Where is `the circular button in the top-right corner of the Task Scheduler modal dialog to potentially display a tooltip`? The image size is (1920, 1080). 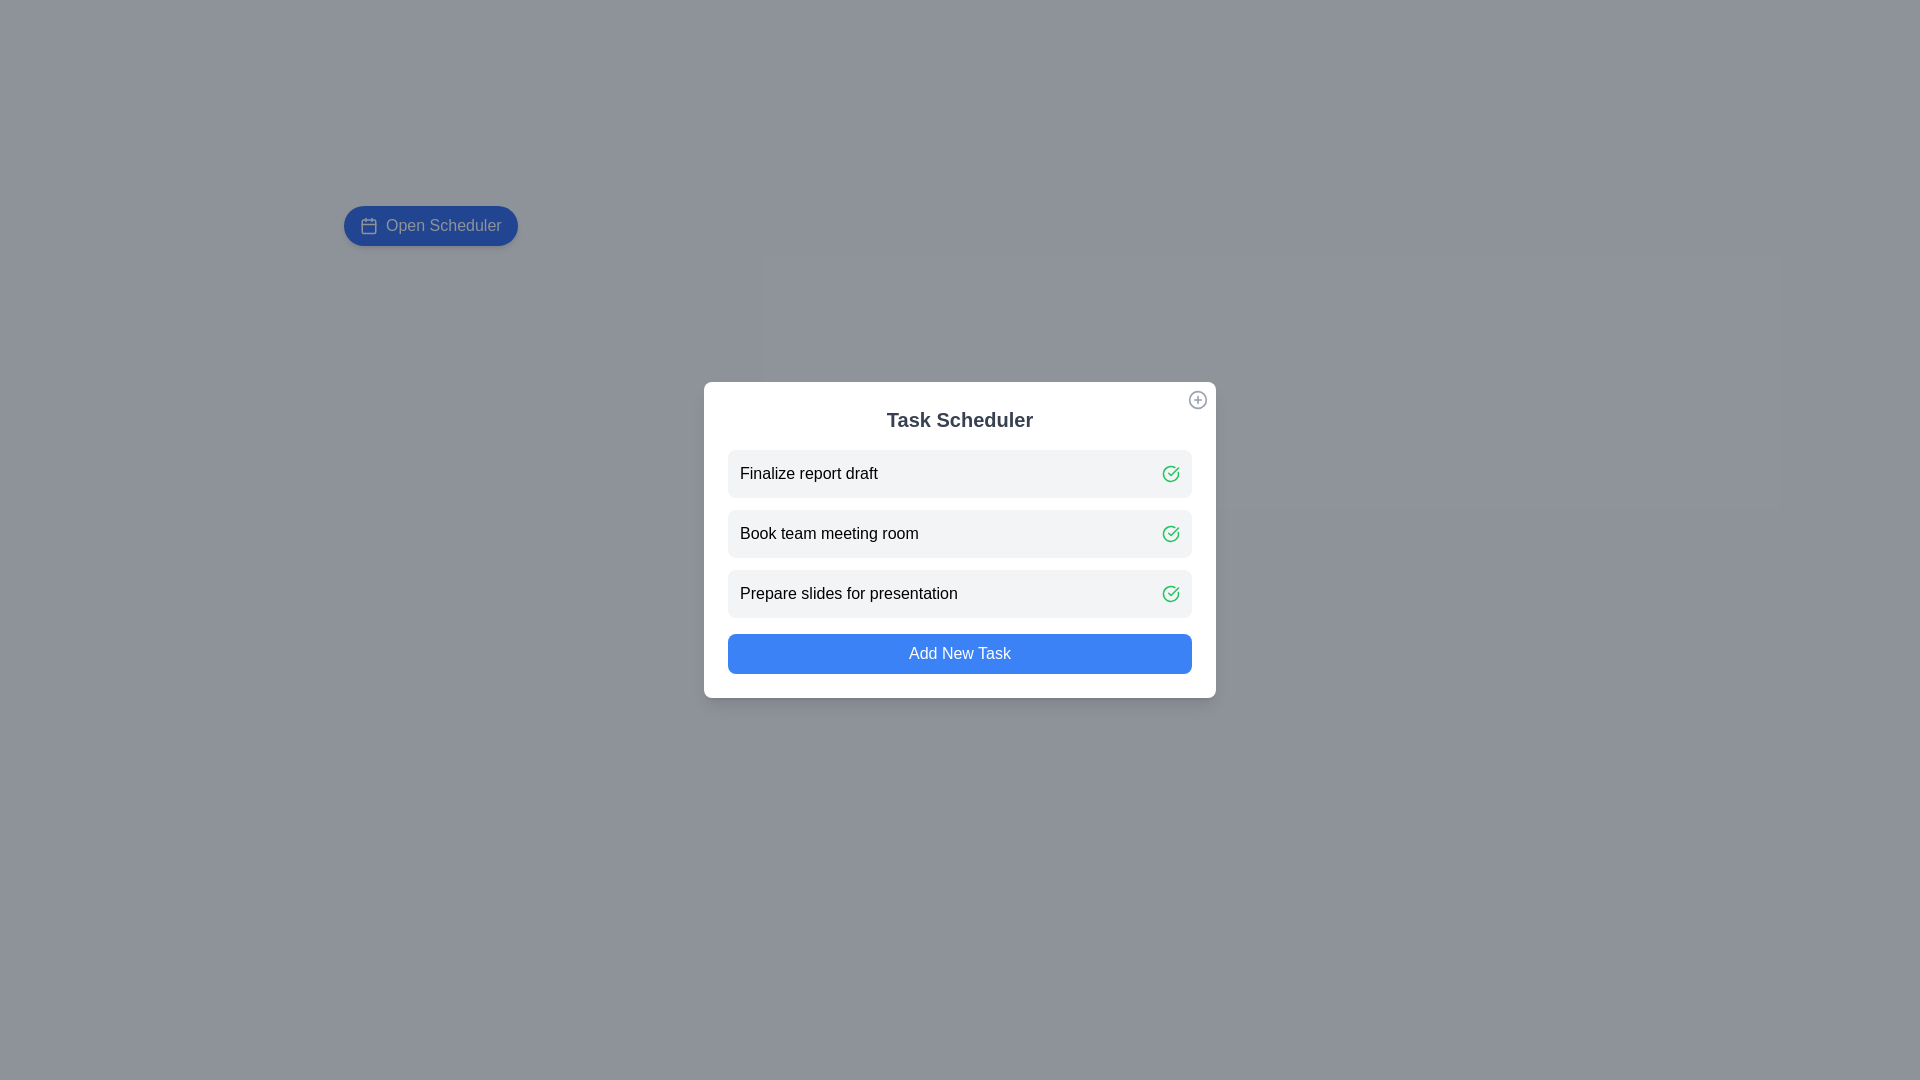 the circular button in the top-right corner of the Task Scheduler modal dialog to potentially display a tooltip is located at coordinates (1198, 400).